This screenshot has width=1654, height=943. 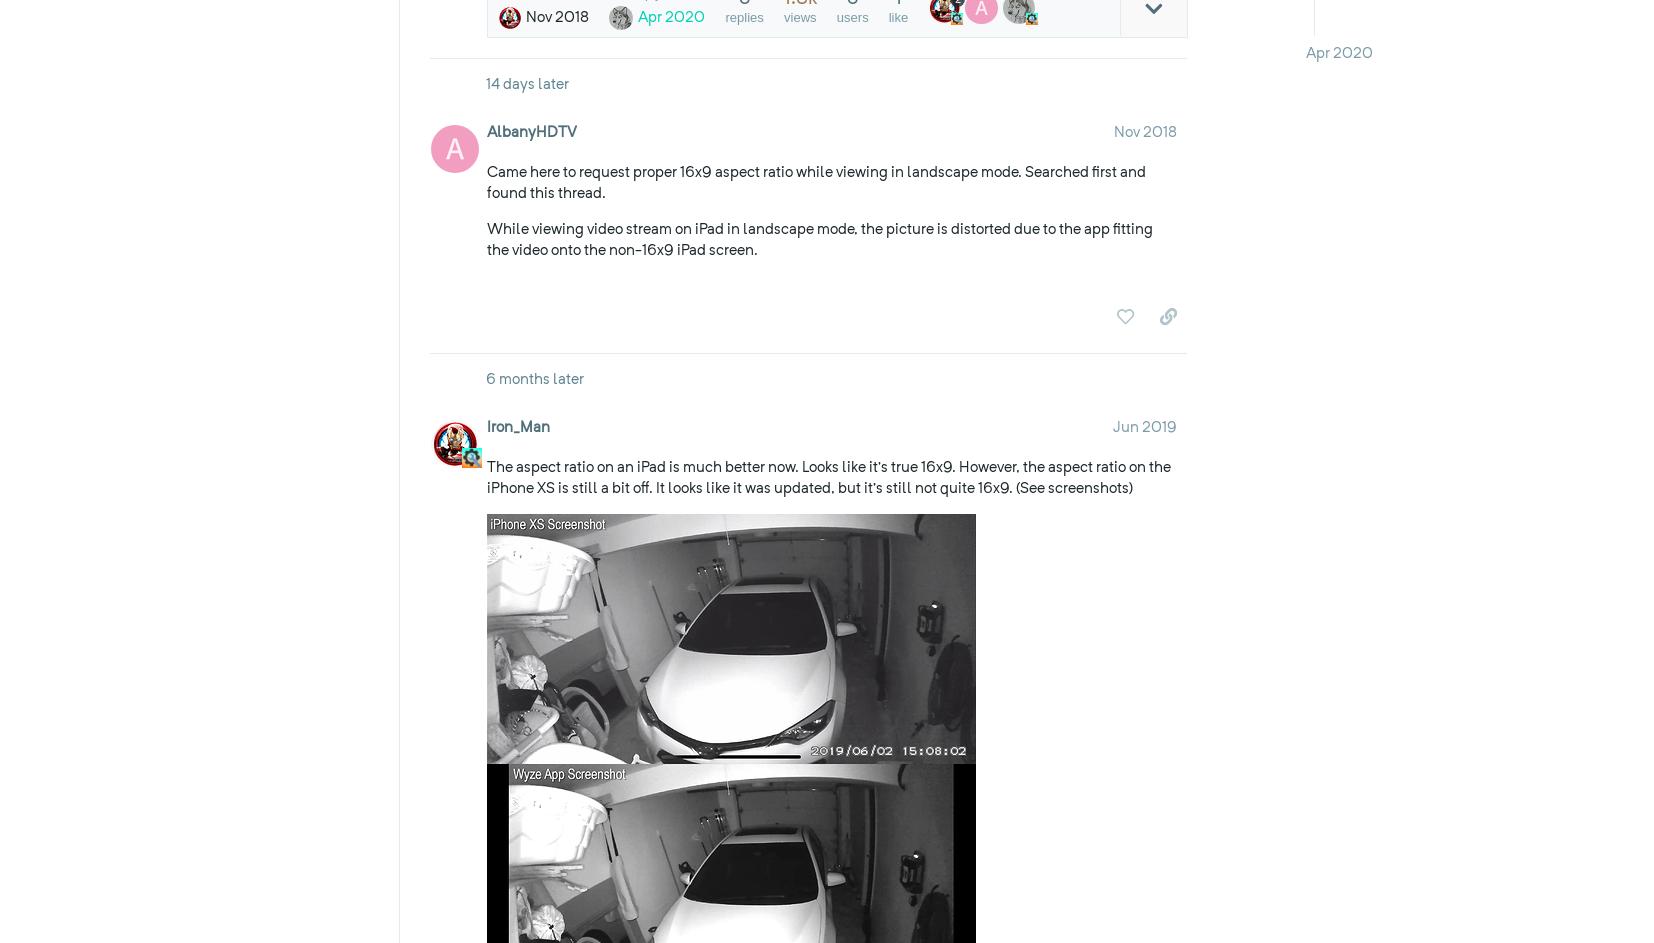 What do you see at coordinates (693, 152) in the screenshot?
I see `'Respect our forum. Don’t post spam or otherwise vandalize the forum.'` at bounding box center [693, 152].